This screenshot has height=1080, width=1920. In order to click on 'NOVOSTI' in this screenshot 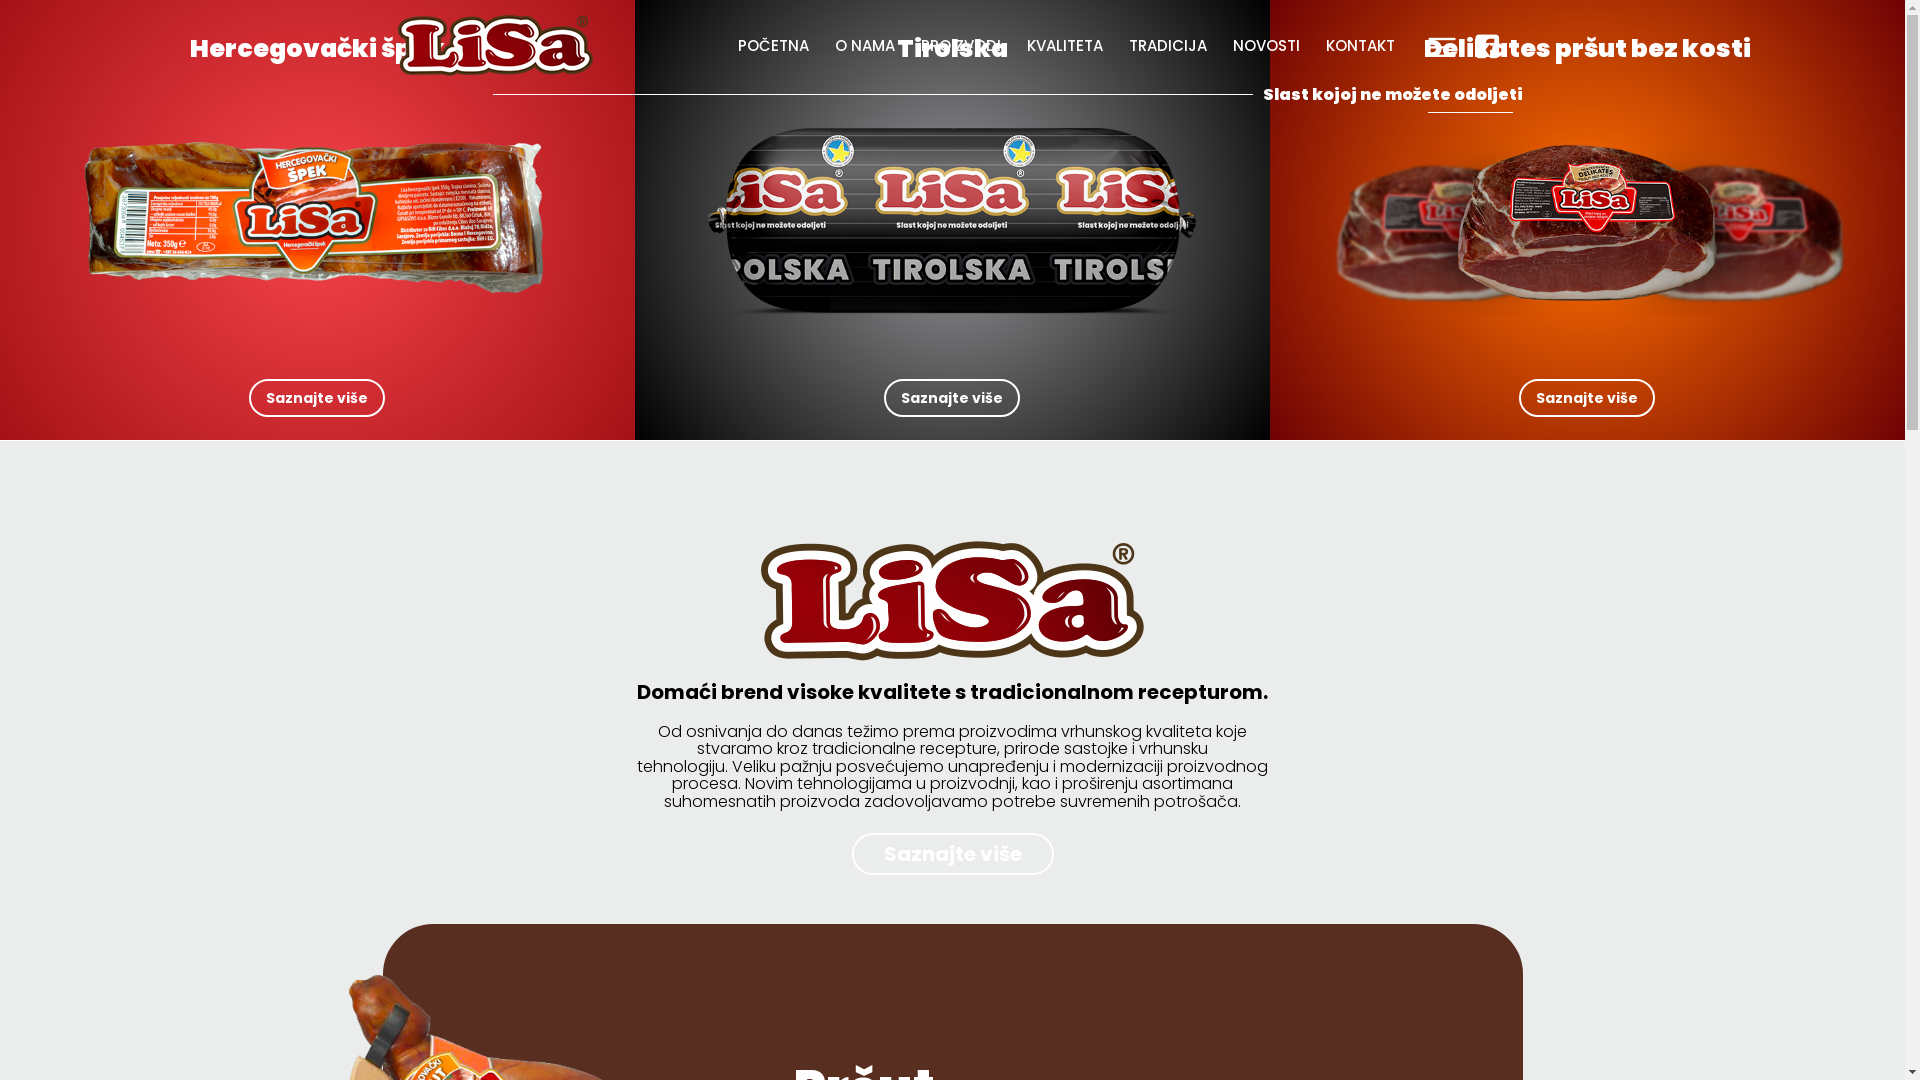, I will do `click(1265, 45)`.